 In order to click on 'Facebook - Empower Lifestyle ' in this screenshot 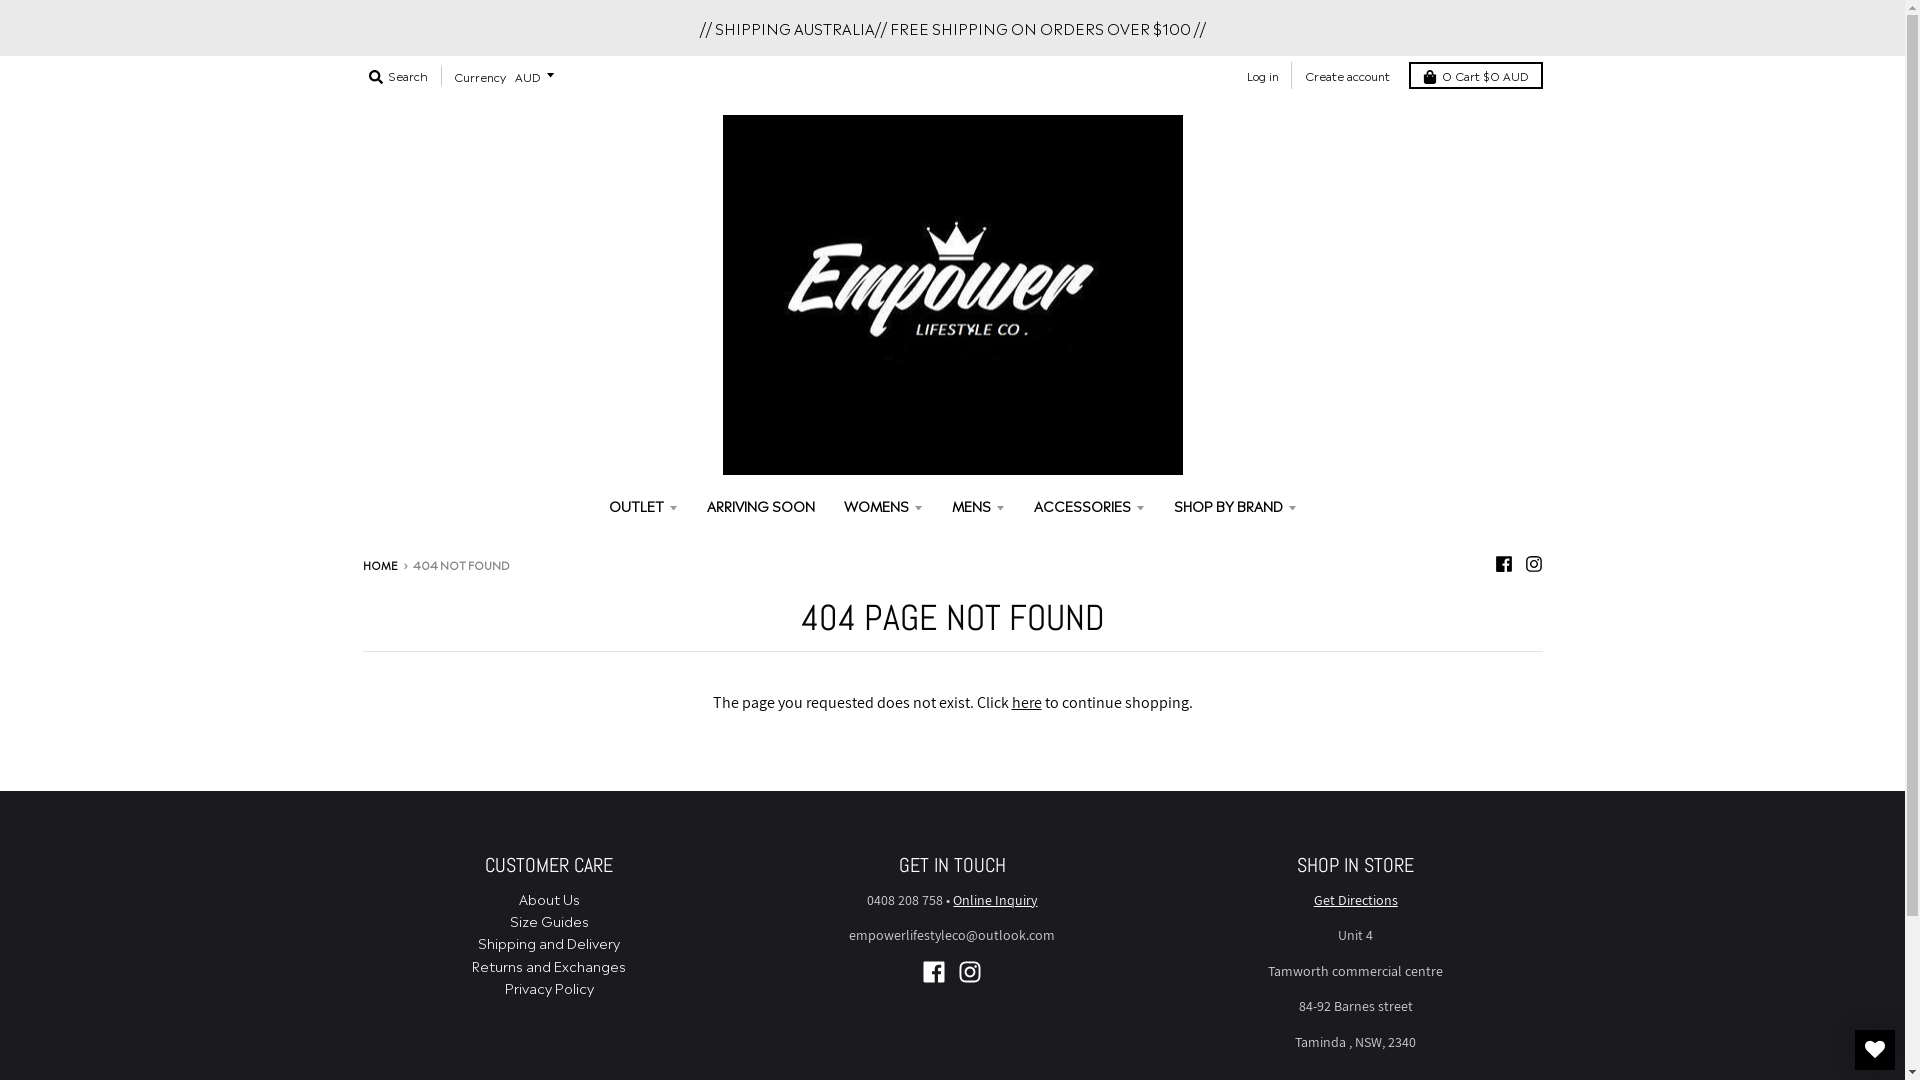, I will do `click(933, 971)`.